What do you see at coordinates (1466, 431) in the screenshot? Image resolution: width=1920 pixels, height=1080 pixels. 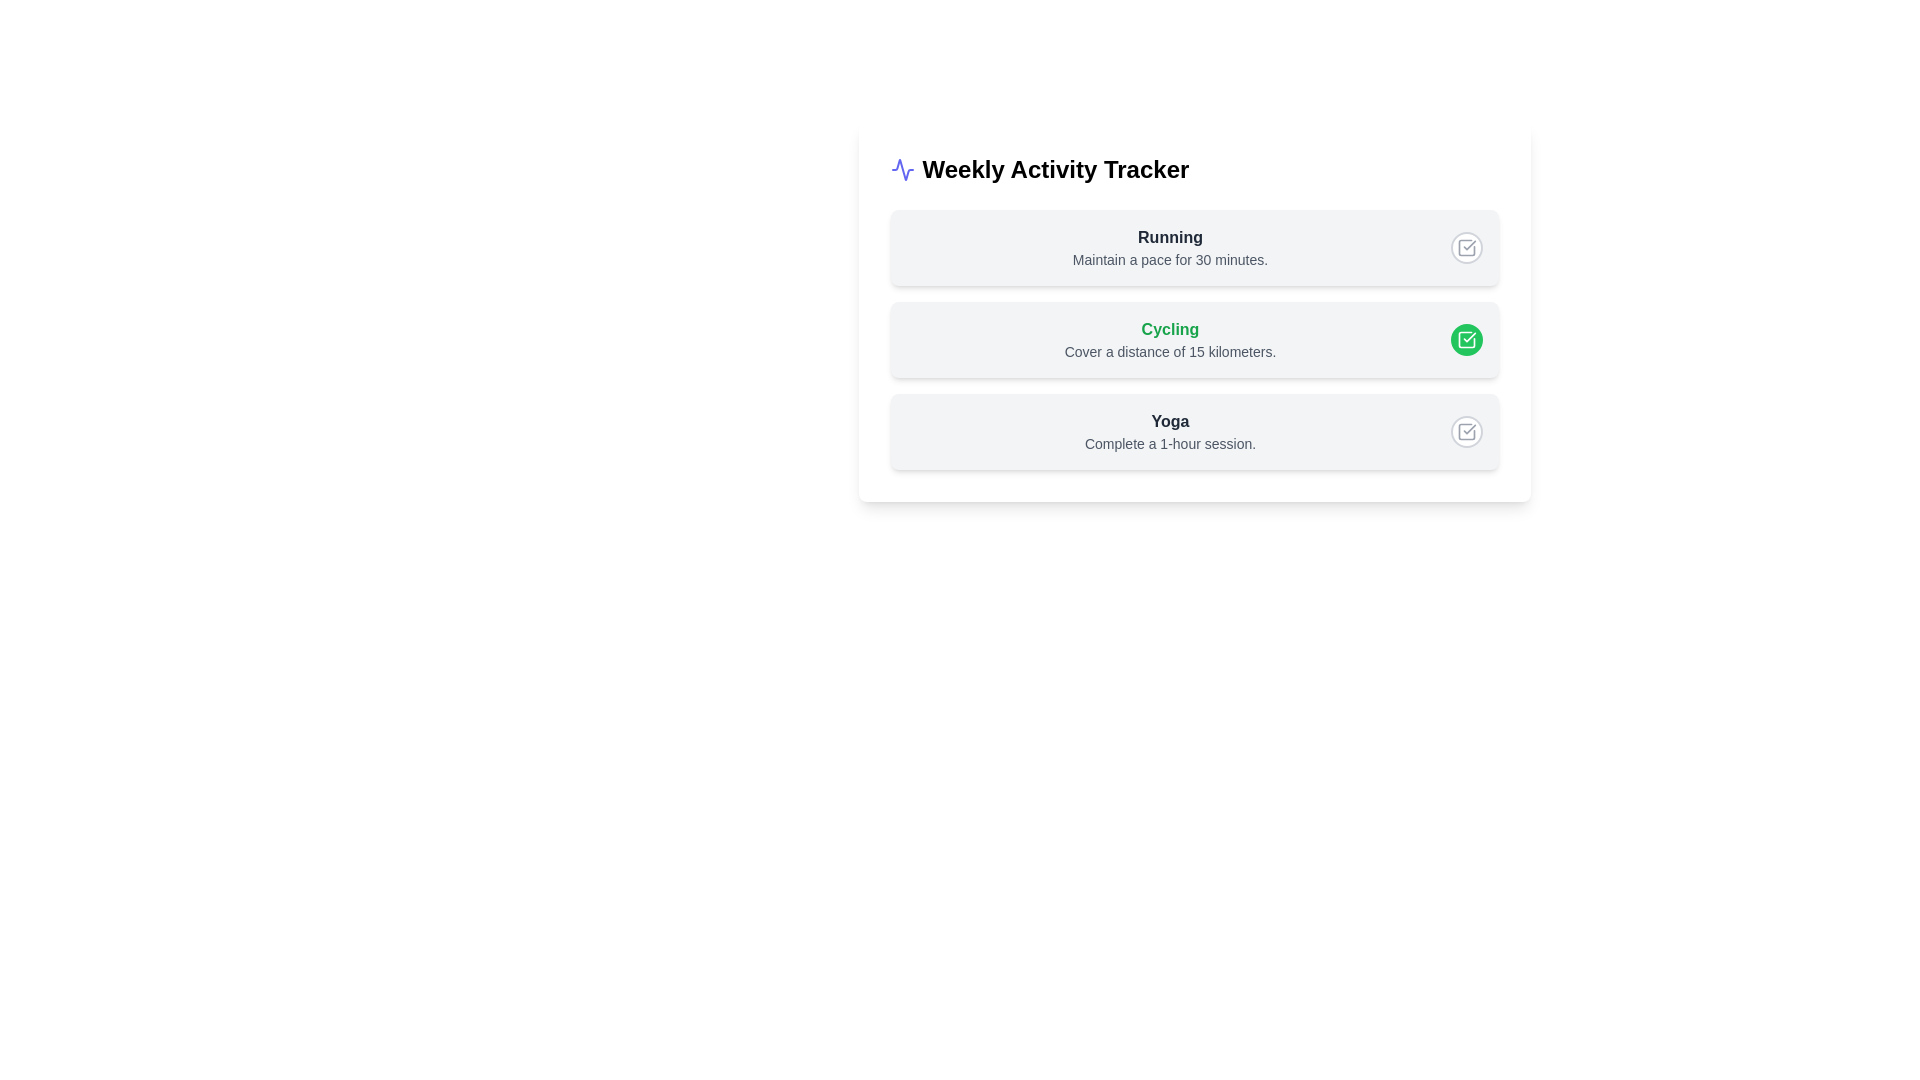 I see `the circular button with a ticked checkbox icon on the right side of the 'Yoga' task row to mark the task as completed` at bounding box center [1466, 431].